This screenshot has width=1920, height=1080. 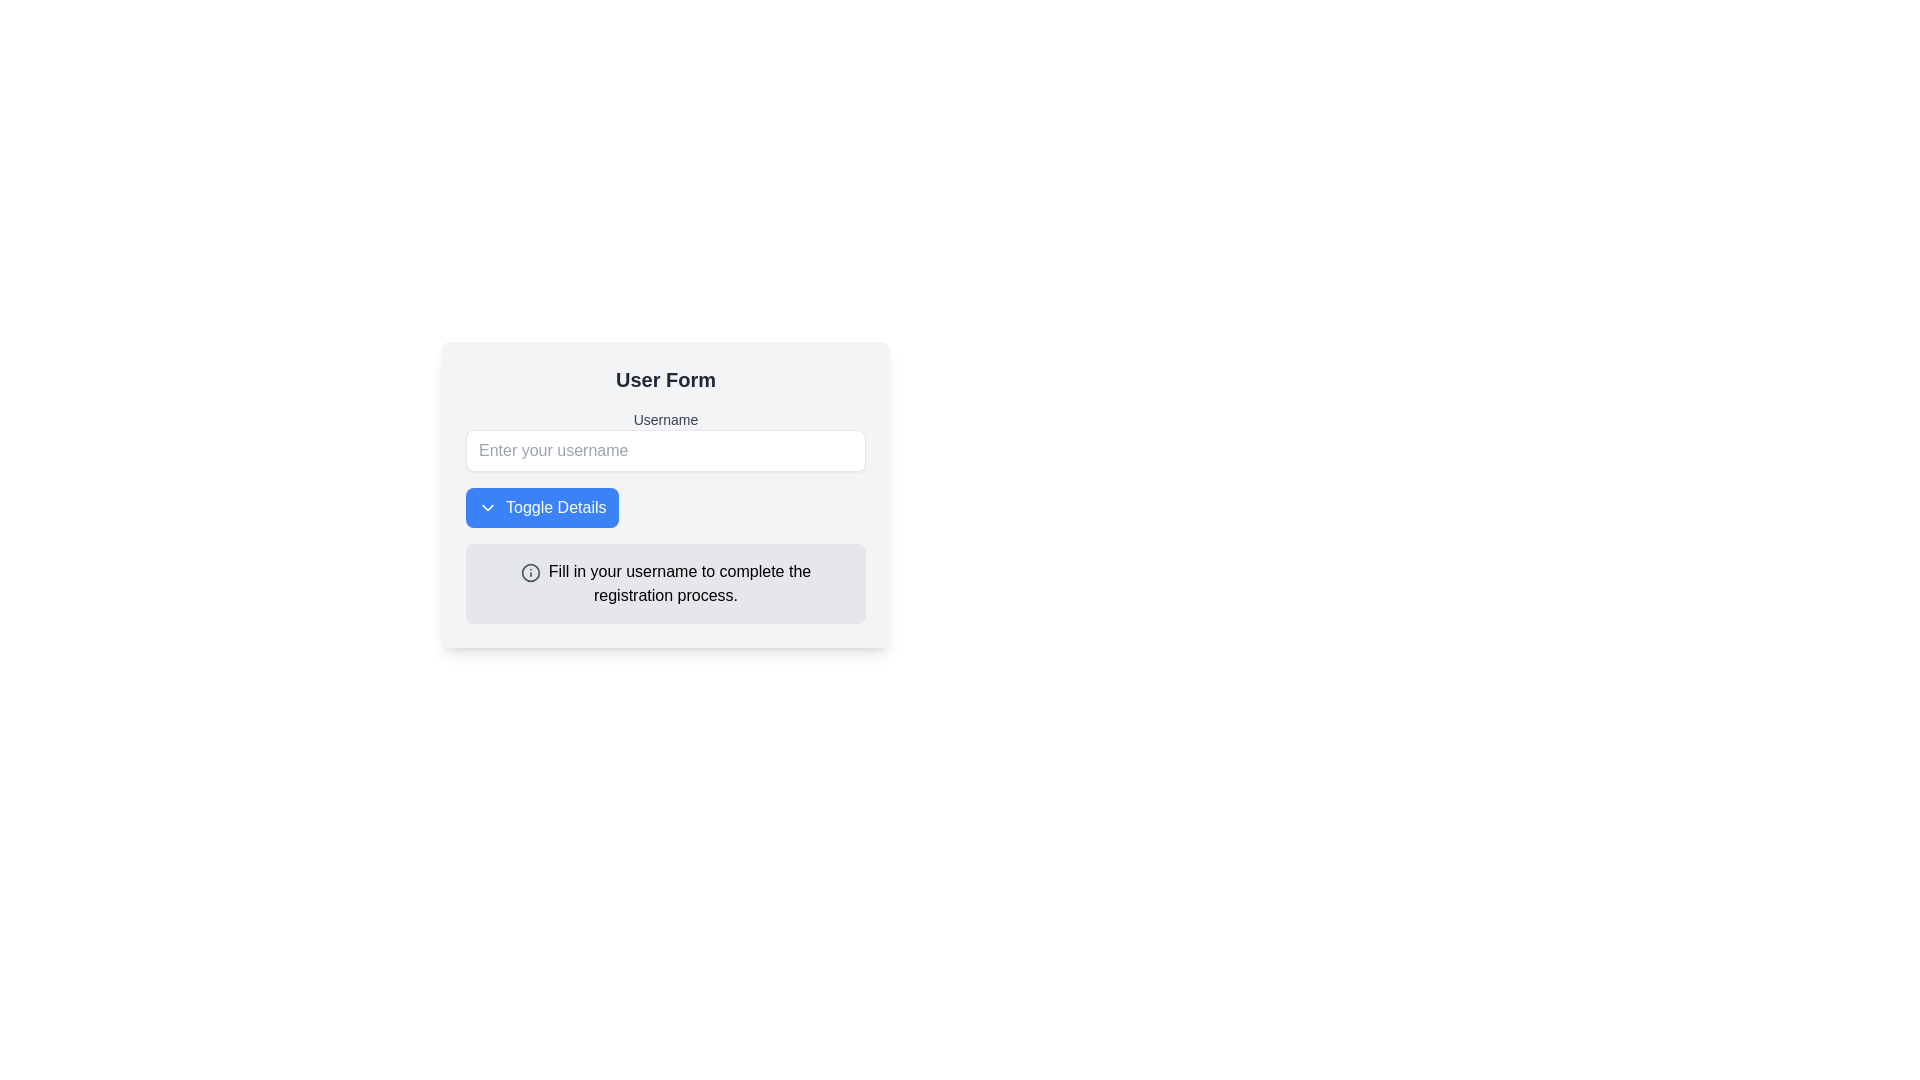 I want to click on SVG Circle element with a gray stroke, located adjacent to the username prompt in the bottom area of the user form, so click(x=530, y=572).